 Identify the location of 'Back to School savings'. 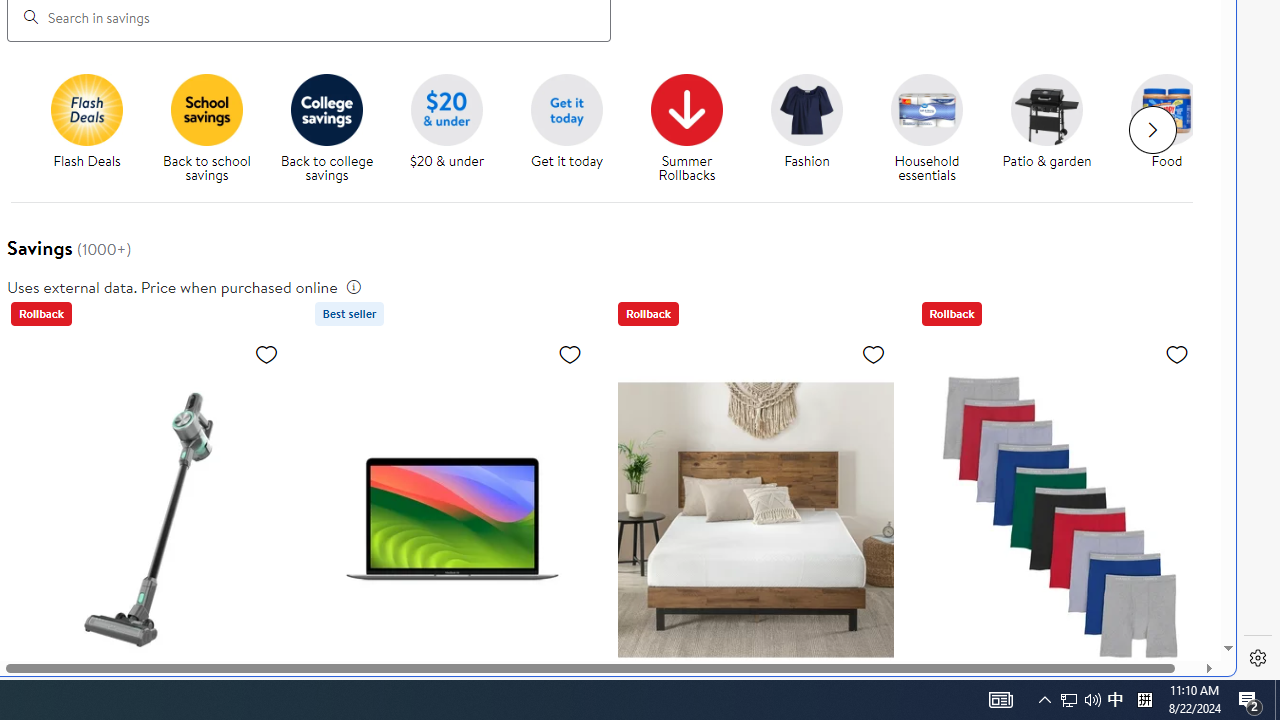
(207, 109).